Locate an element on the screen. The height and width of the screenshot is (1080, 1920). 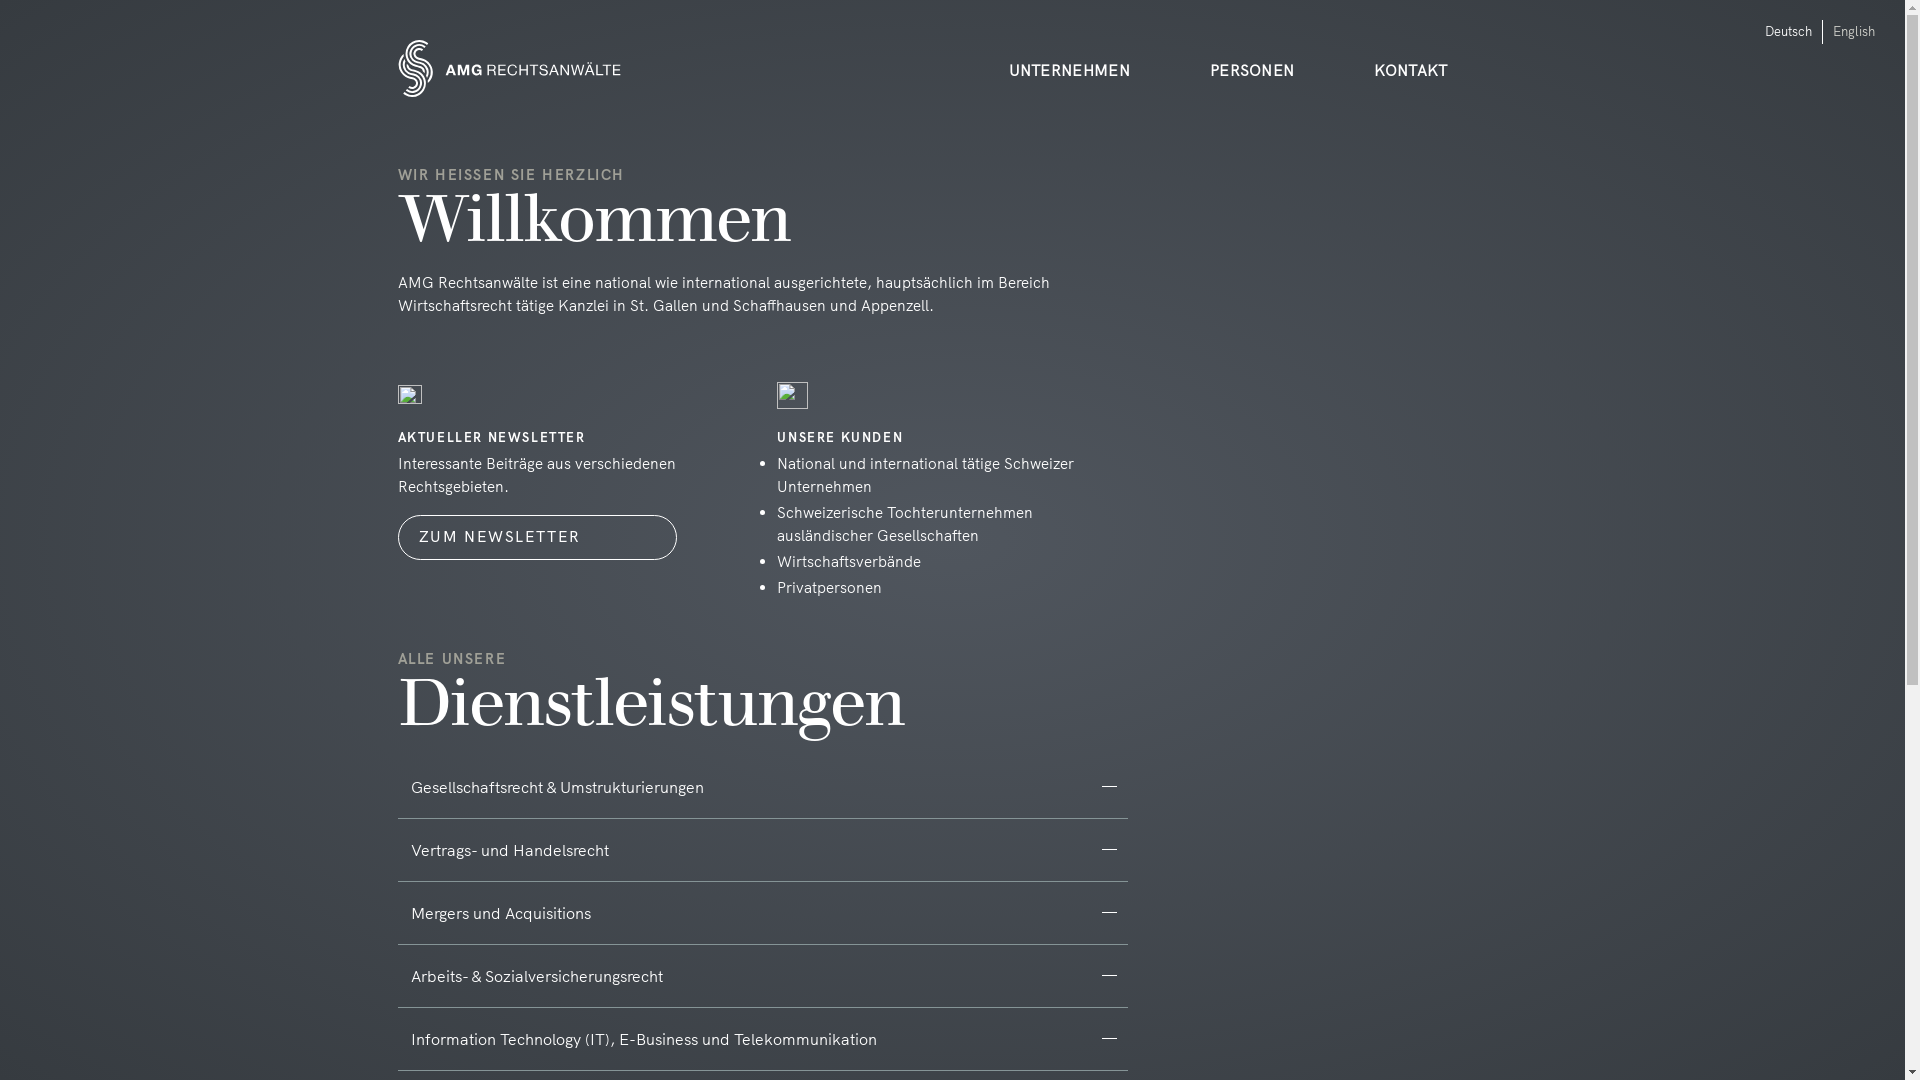
'ZUM NEWSLETTER' is located at coordinates (537, 536).